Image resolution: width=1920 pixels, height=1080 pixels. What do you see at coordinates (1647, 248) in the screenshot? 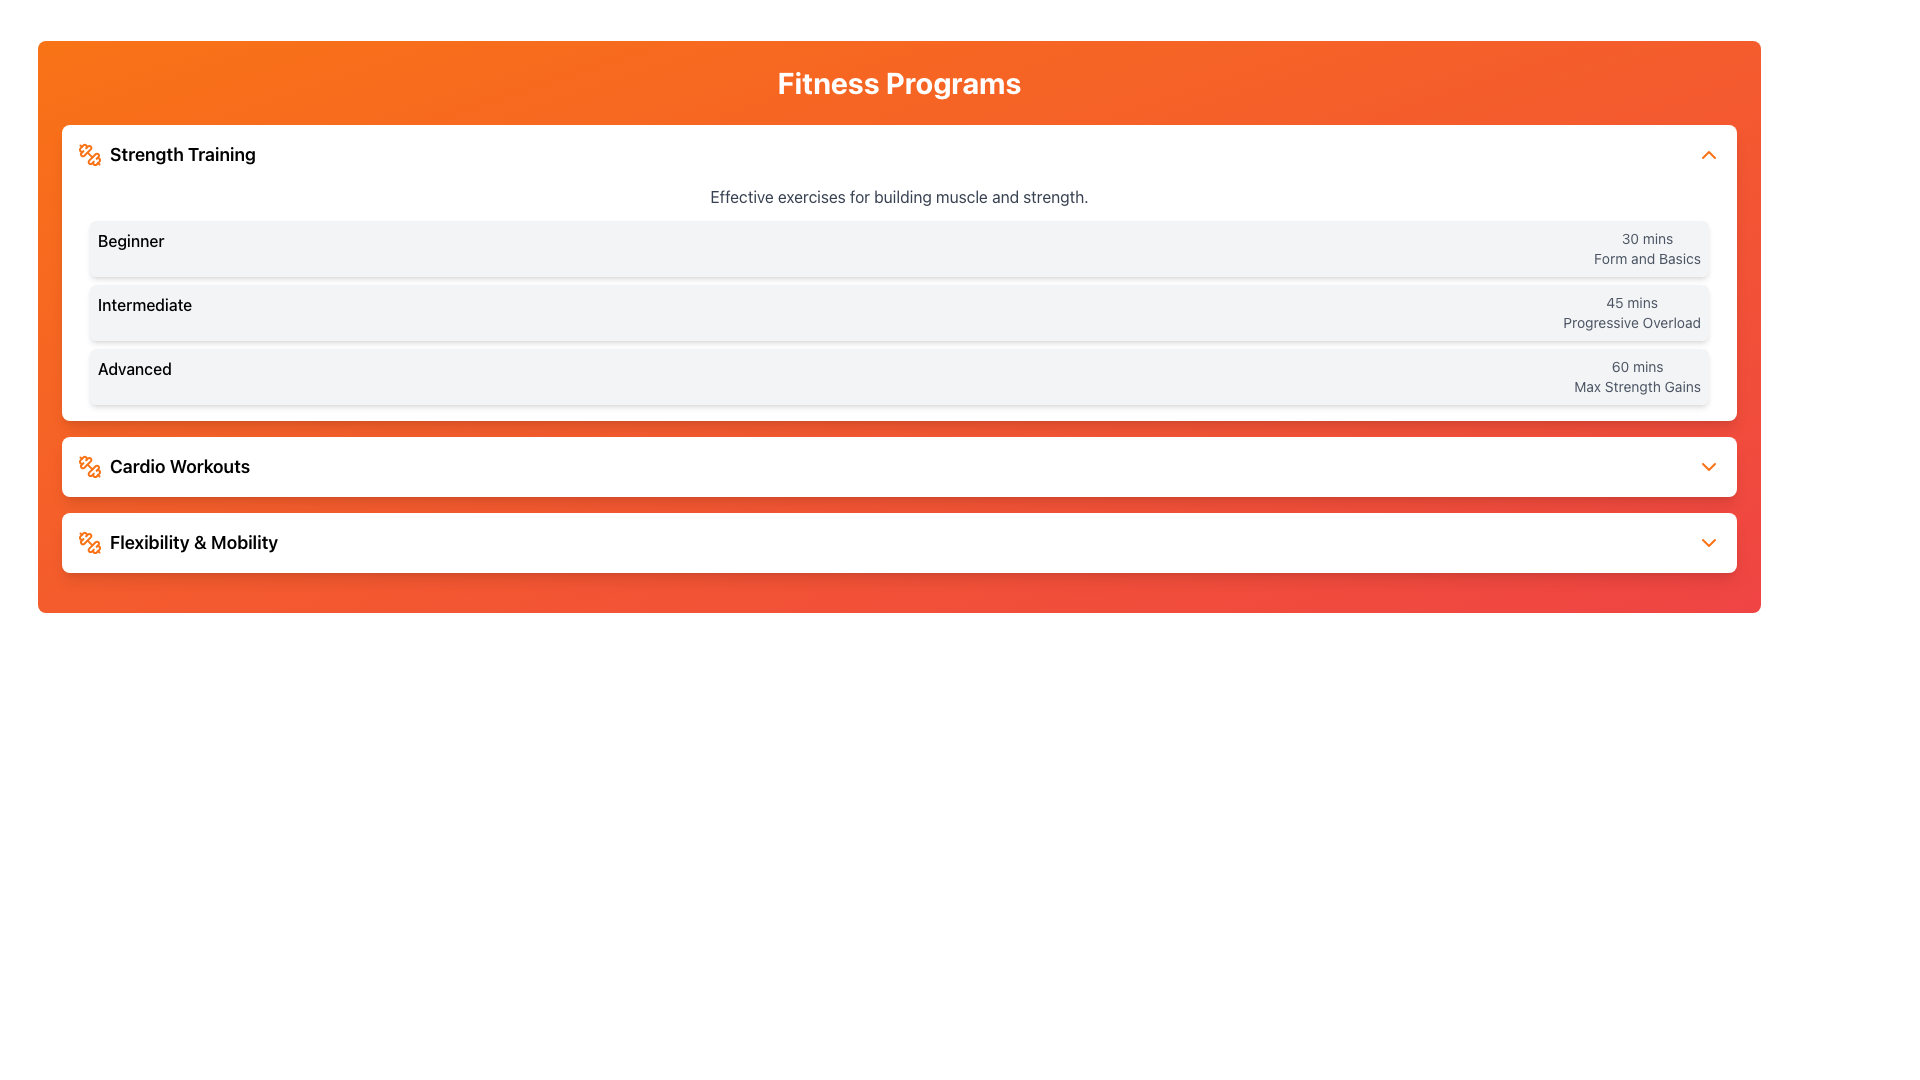
I see `the Text Label located in the upper-right corner of the 'Beginner' card in the 'Strength Training' section to gather information about the fitness program module` at bounding box center [1647, 248].